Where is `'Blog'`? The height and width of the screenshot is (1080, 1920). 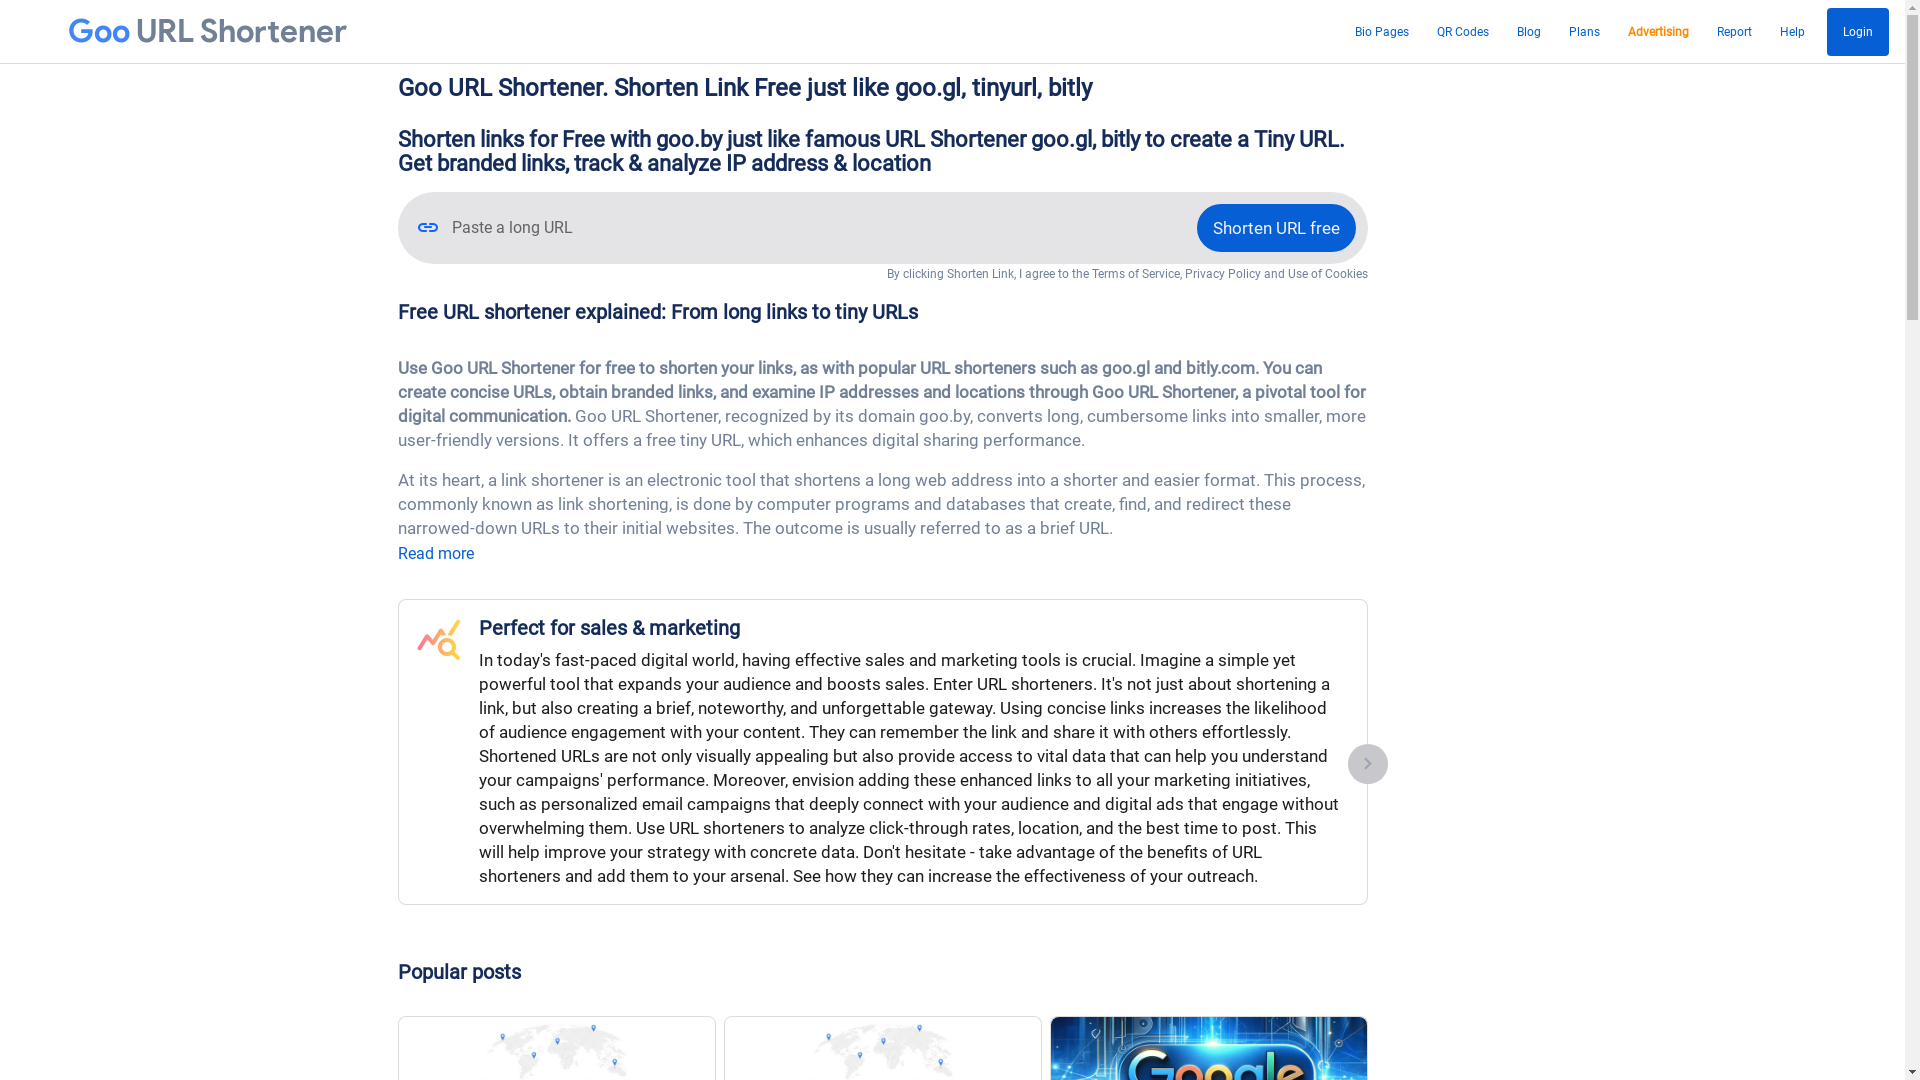 'Blog' is located at coordinates (1528, 31).